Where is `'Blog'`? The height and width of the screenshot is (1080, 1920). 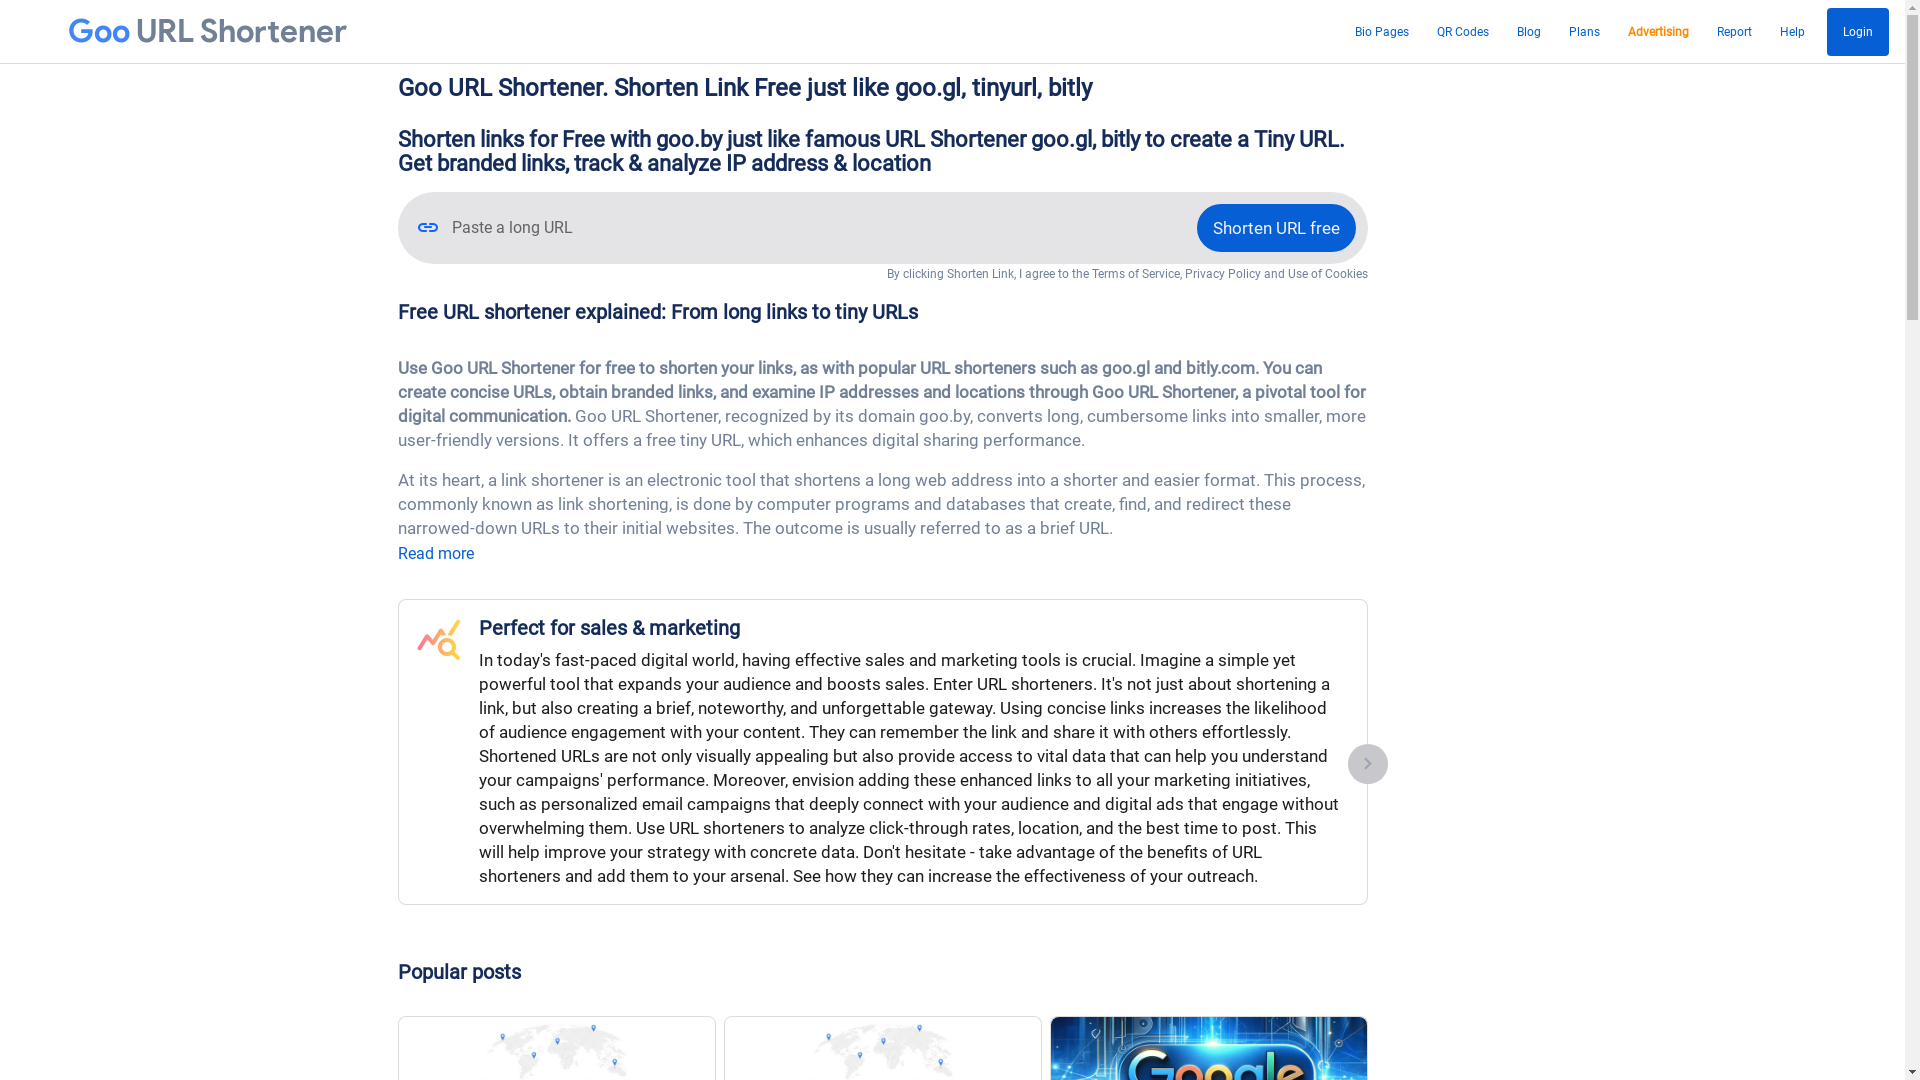 'Blog' is located at coordinates (1528, 31).